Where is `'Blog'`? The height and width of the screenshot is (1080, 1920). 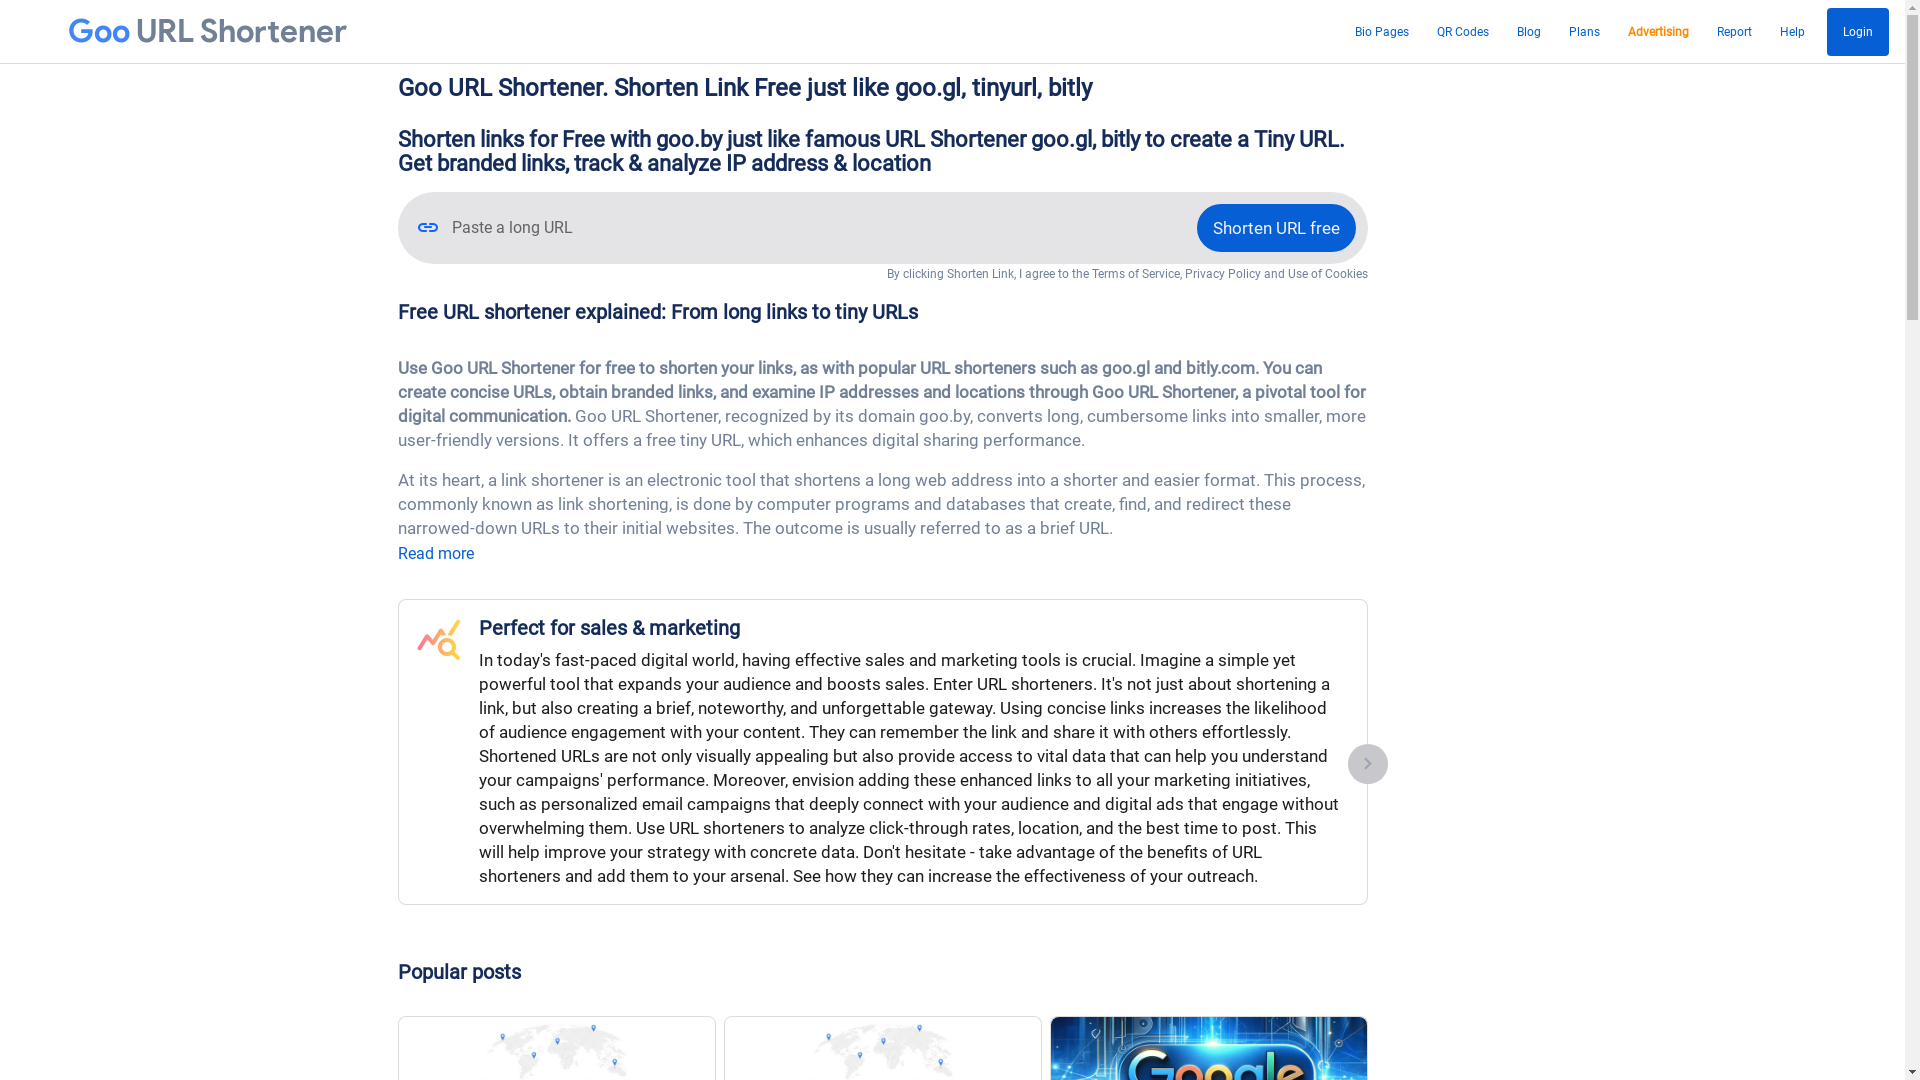 'Blog' is located at coordinates (1528, 31).